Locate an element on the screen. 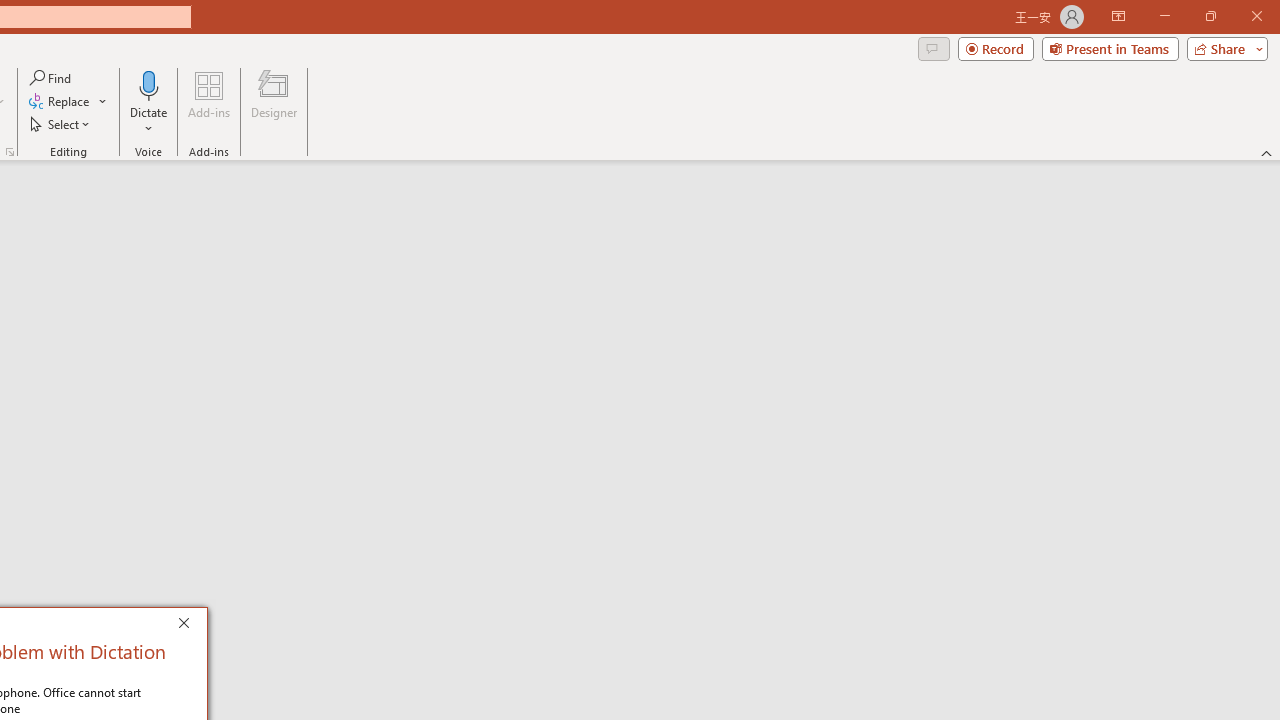 The height and width of the screenshot is (720, 1280). 'Find...' is located at coordinates (51, 77).